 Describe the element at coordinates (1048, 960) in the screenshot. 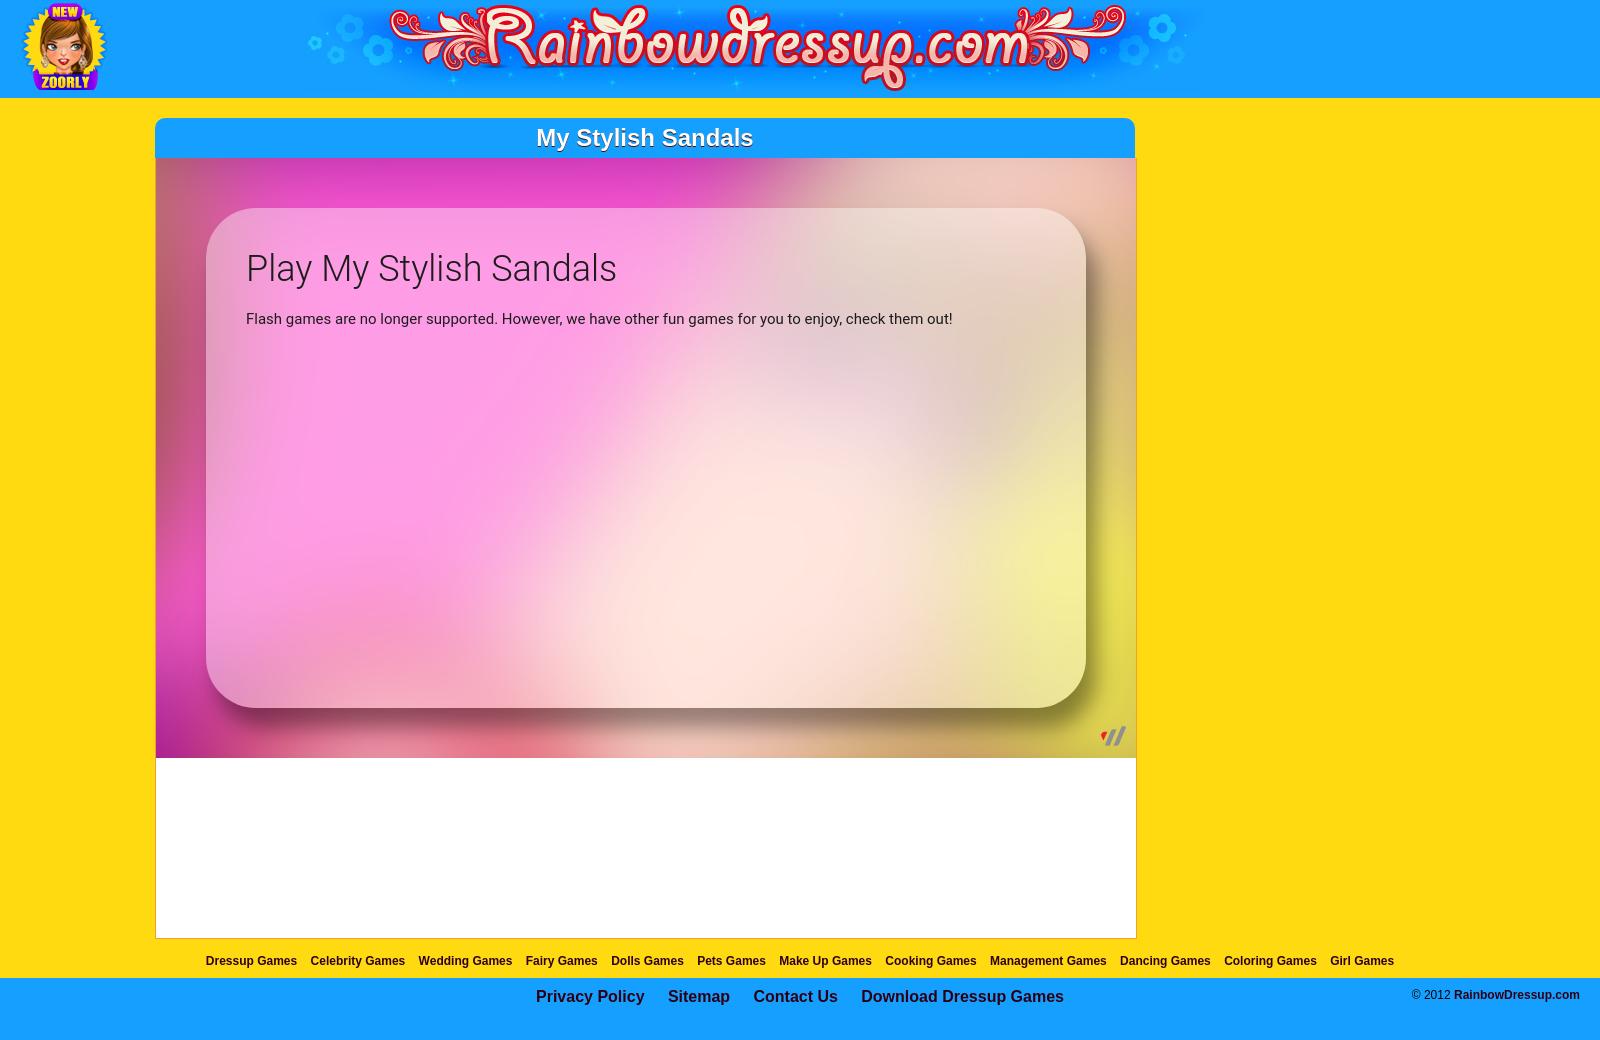

I see `'Management Games'` at that location.